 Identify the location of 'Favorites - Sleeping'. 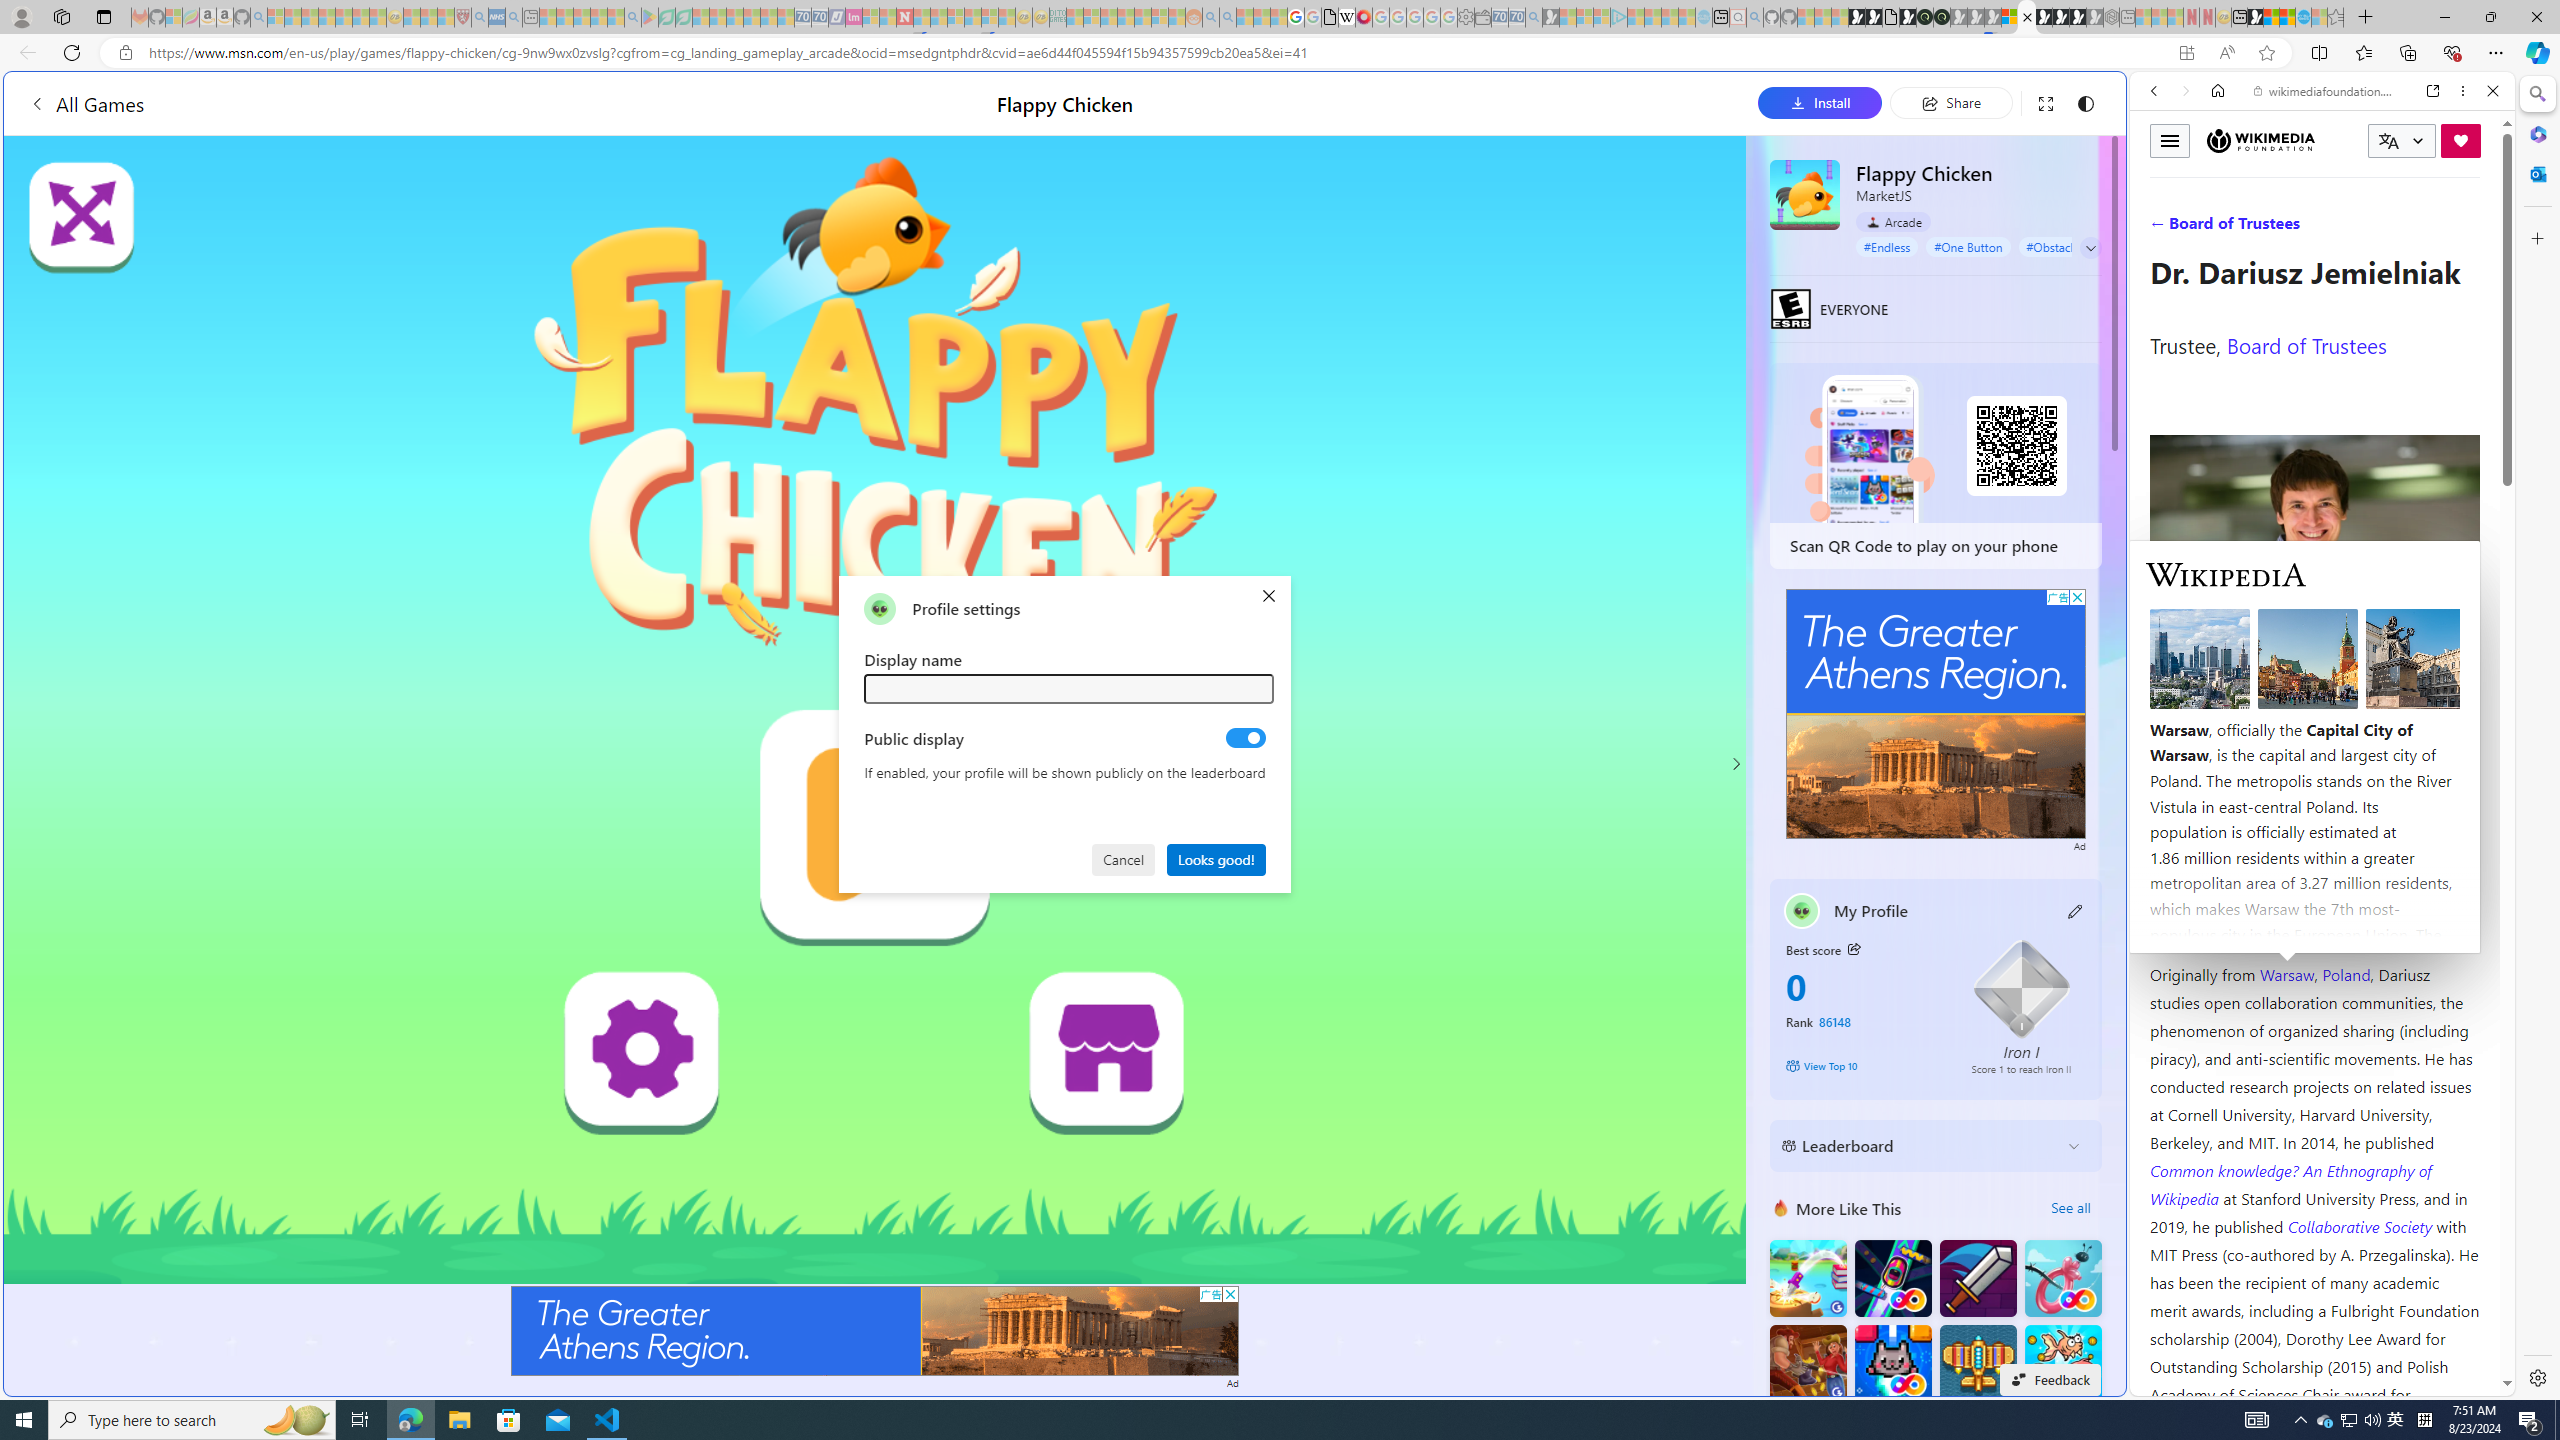
(2335, 16).